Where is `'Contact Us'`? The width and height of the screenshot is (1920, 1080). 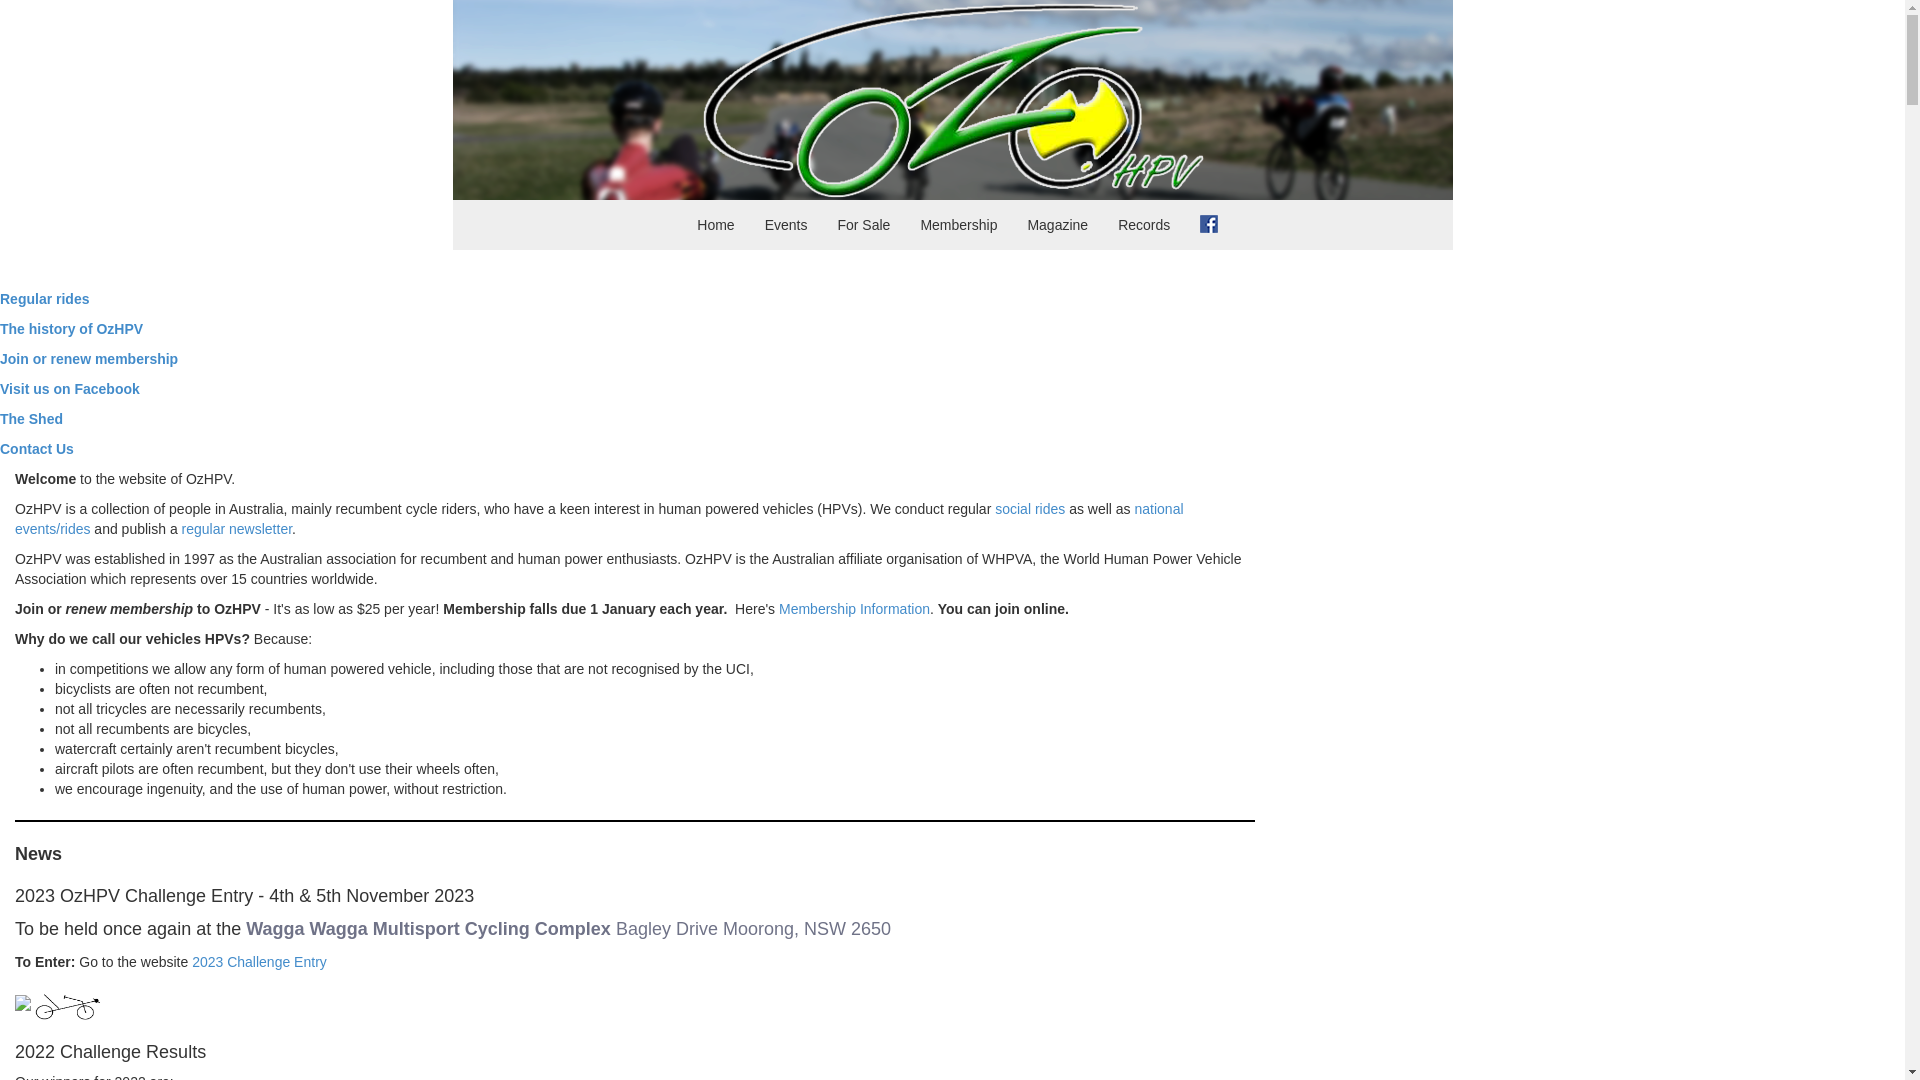
'Contact Us' is located at coordinates (37, 447).